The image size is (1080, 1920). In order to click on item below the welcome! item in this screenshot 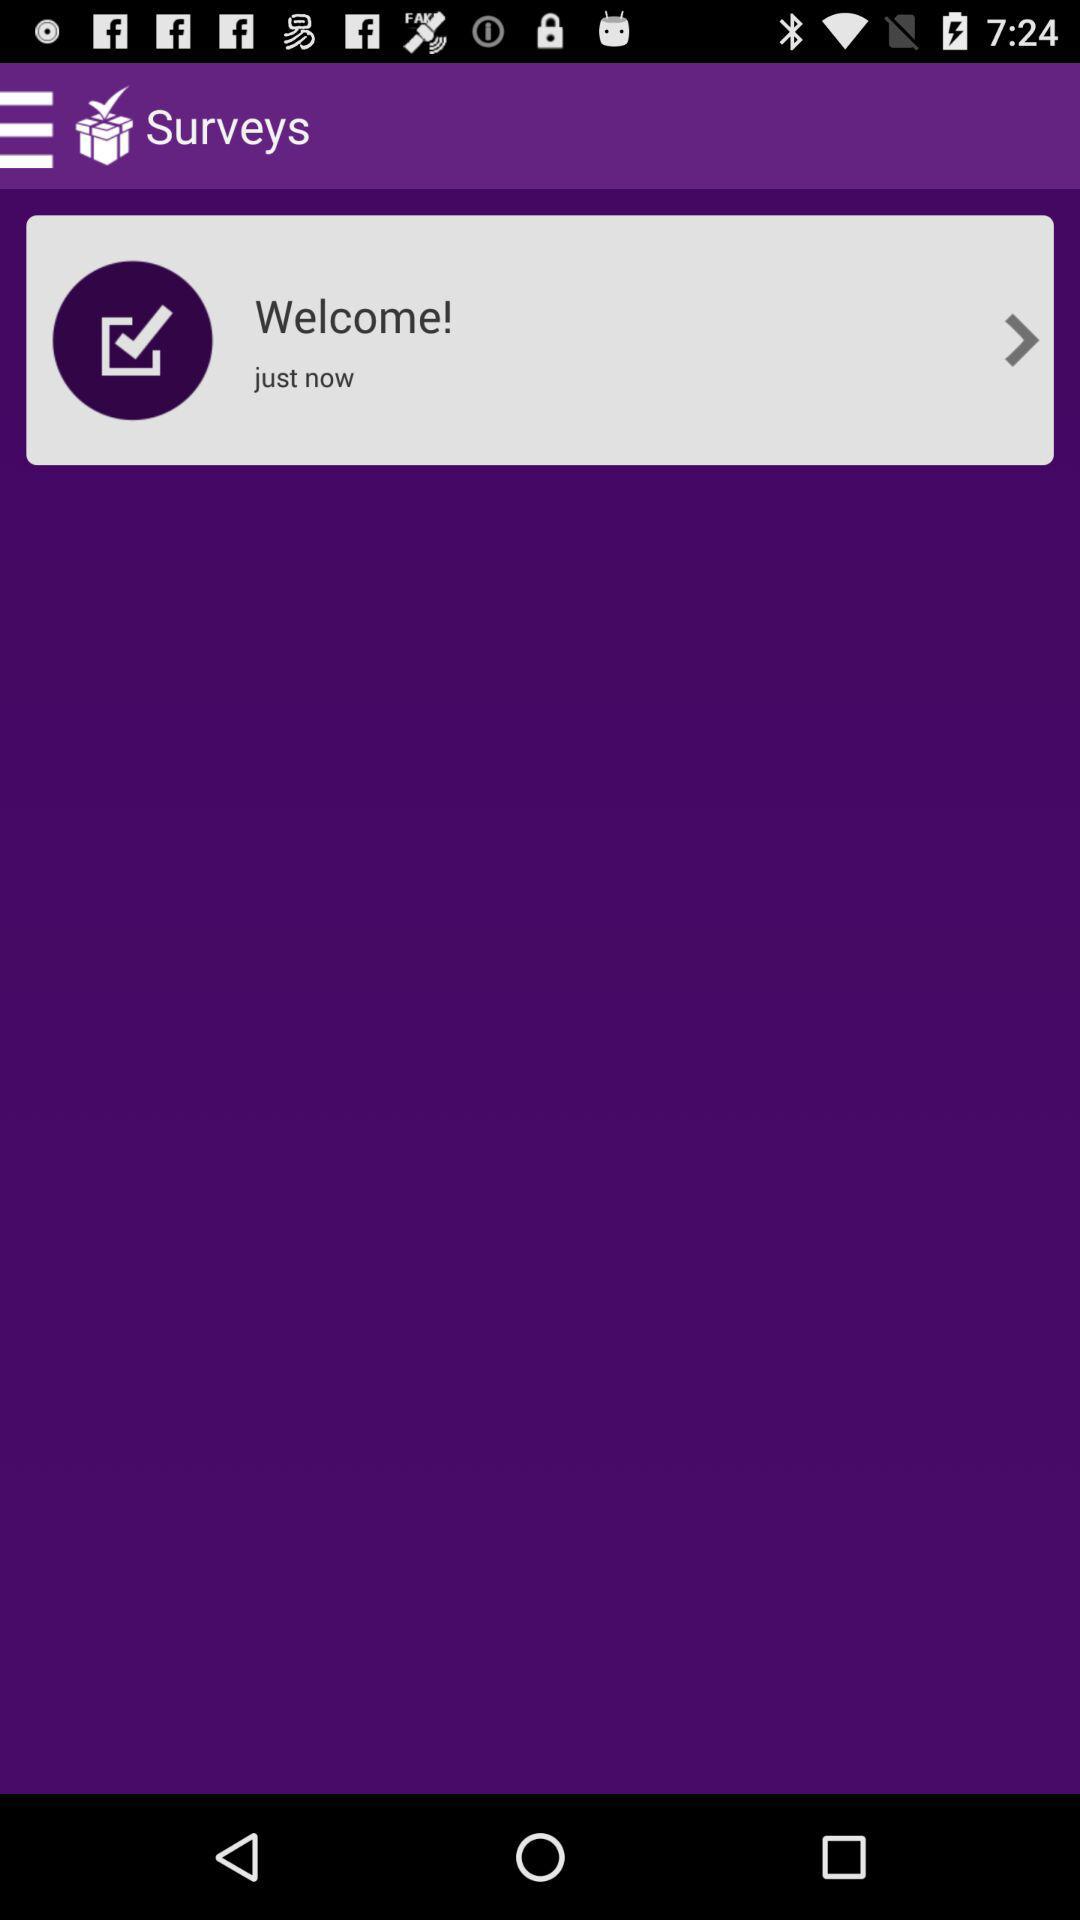, I will do `click(310, 389)`.